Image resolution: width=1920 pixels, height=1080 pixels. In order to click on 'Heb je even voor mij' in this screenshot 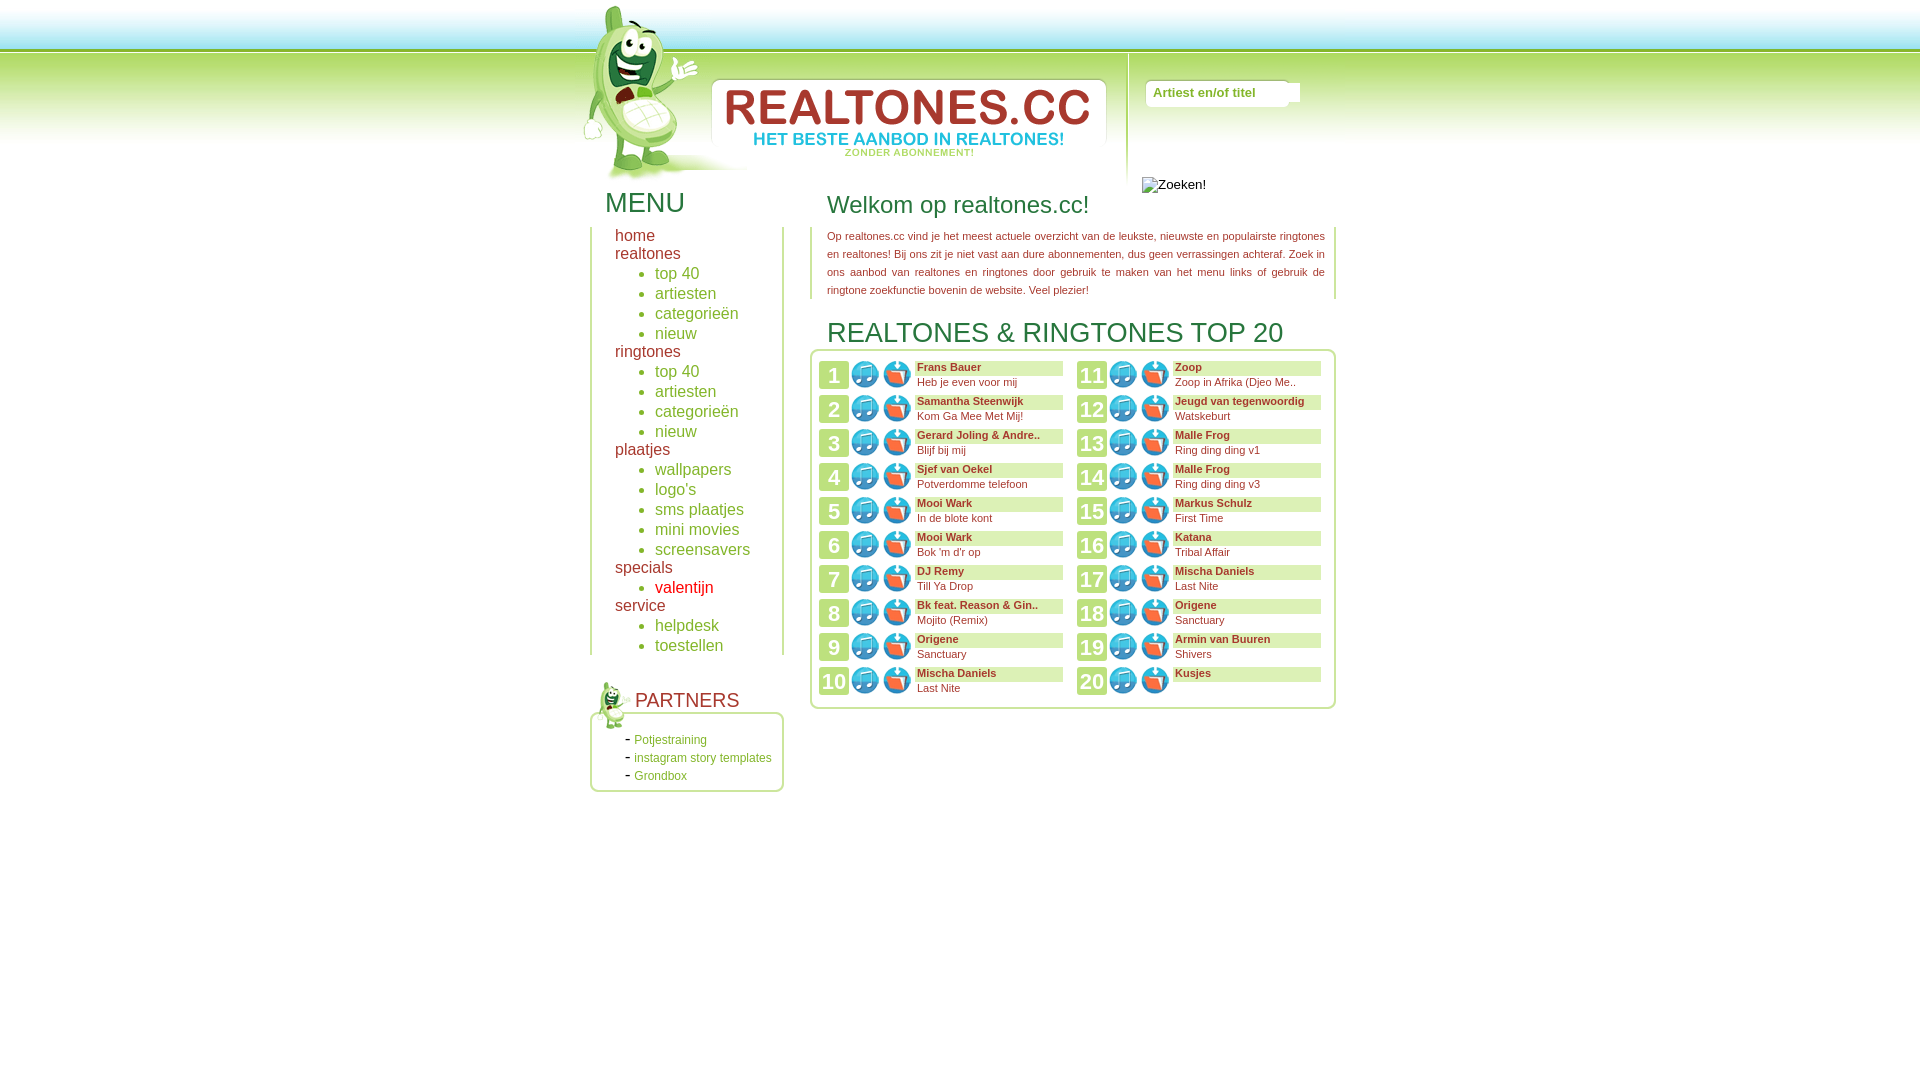, I will do `click(966, 381)`.